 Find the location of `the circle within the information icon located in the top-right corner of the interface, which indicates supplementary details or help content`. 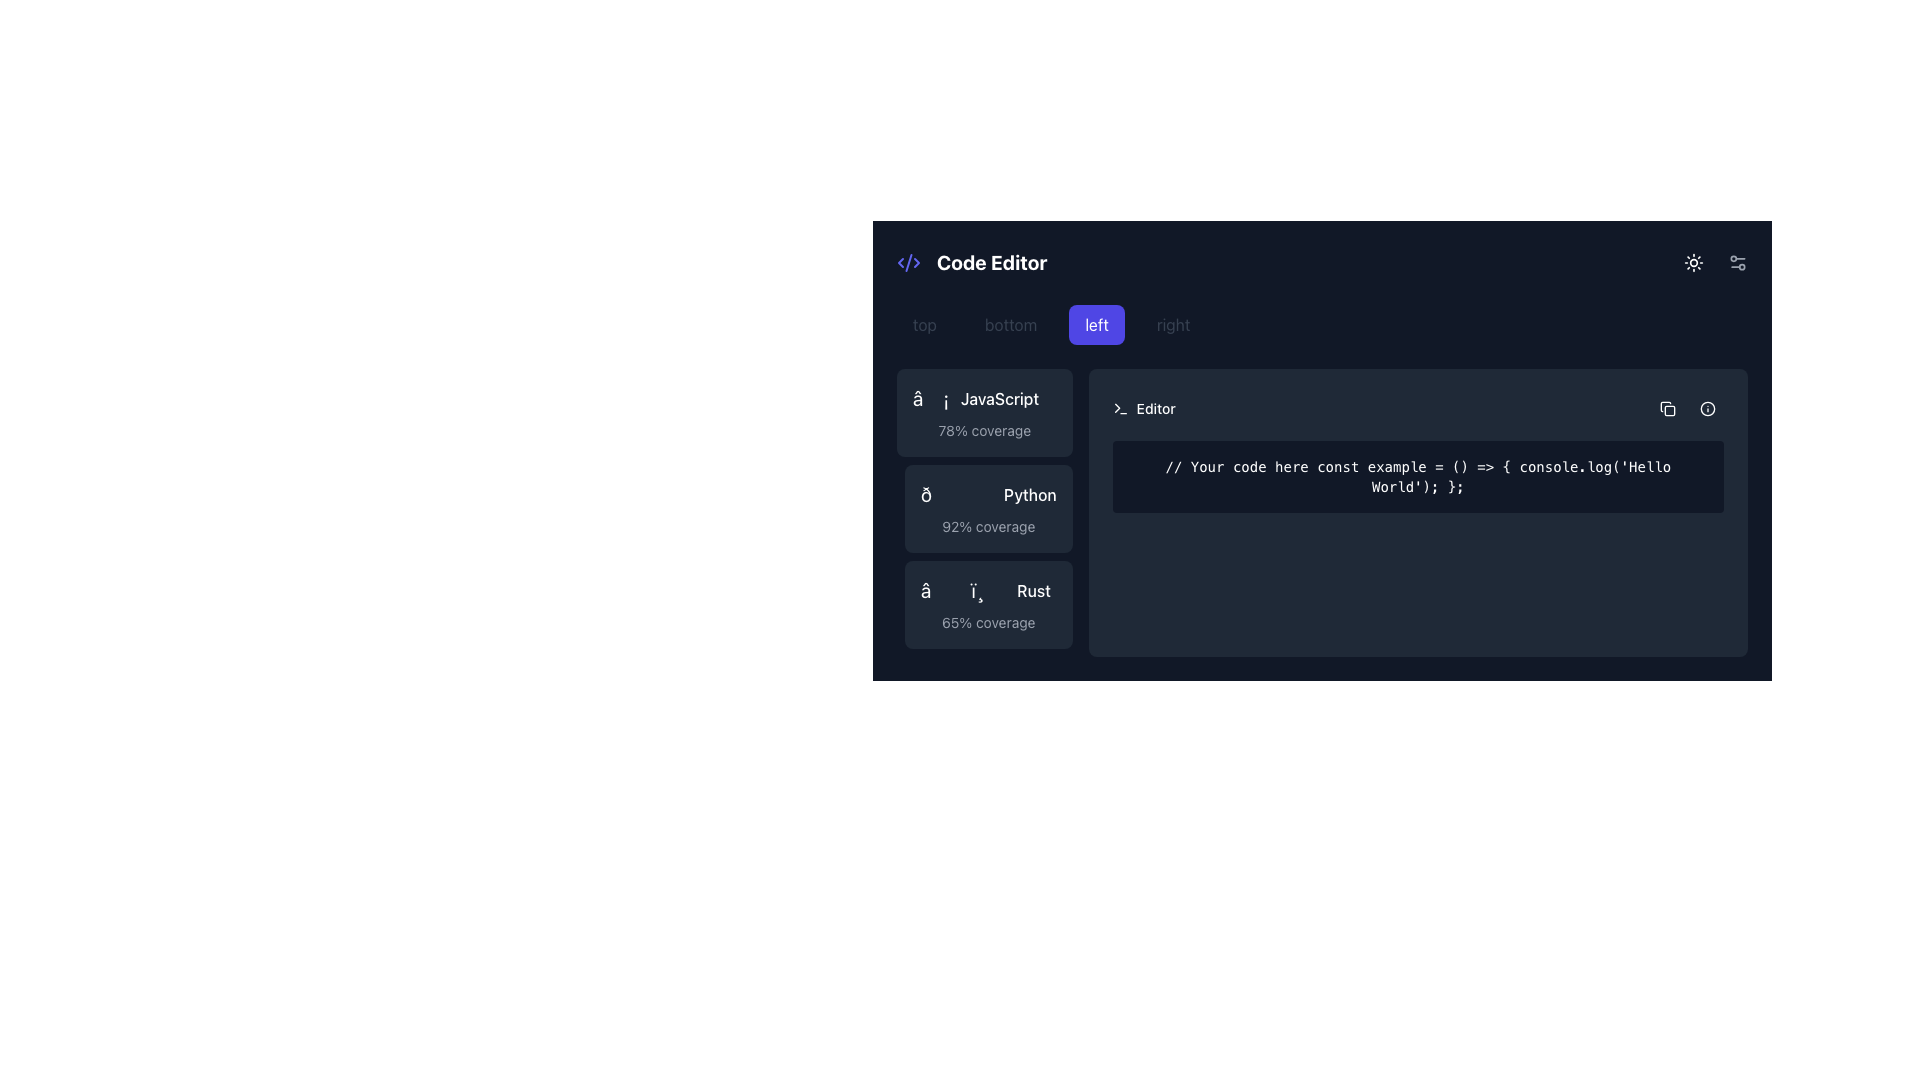

the circle within the information icon located in the top-right corner of the interface, which indicates supplementary details or help content is located at coordinates (1707, 407).